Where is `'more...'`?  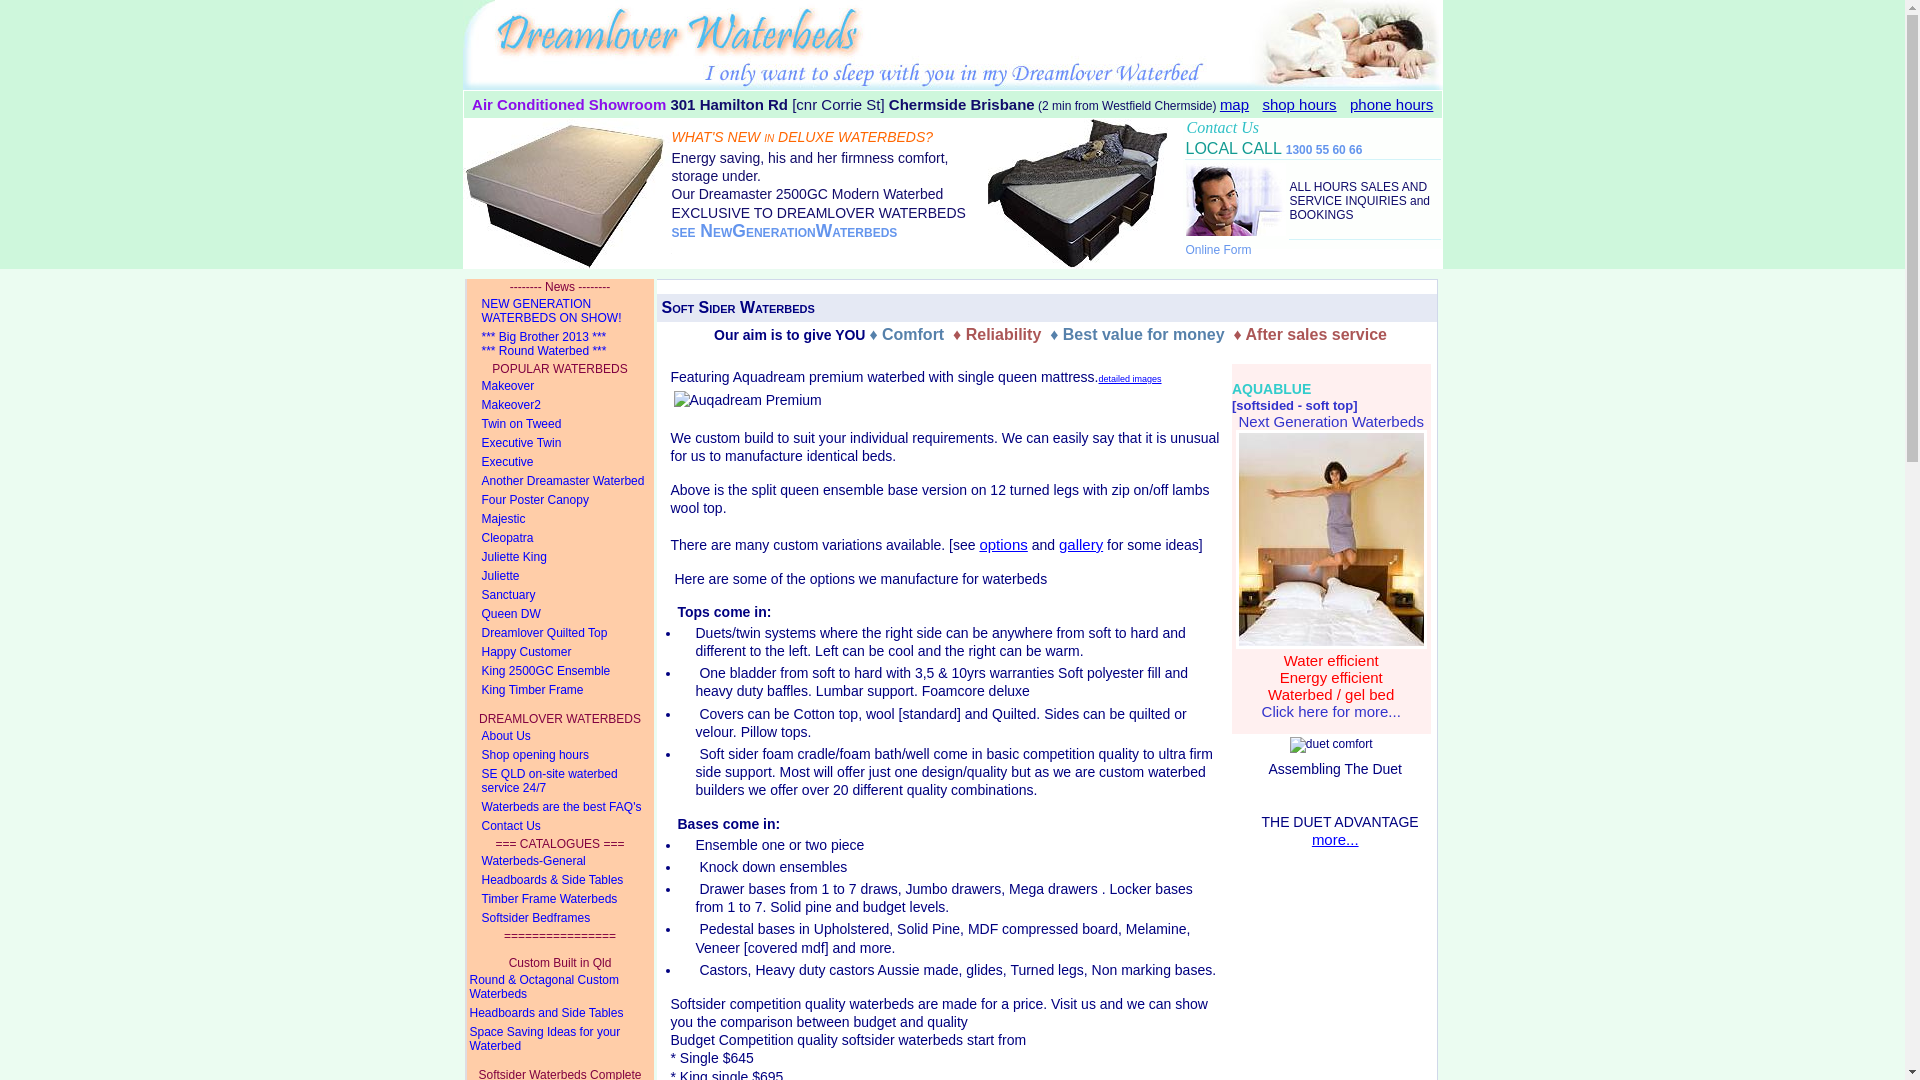 'more...' is located at coordinates (1335, 839).